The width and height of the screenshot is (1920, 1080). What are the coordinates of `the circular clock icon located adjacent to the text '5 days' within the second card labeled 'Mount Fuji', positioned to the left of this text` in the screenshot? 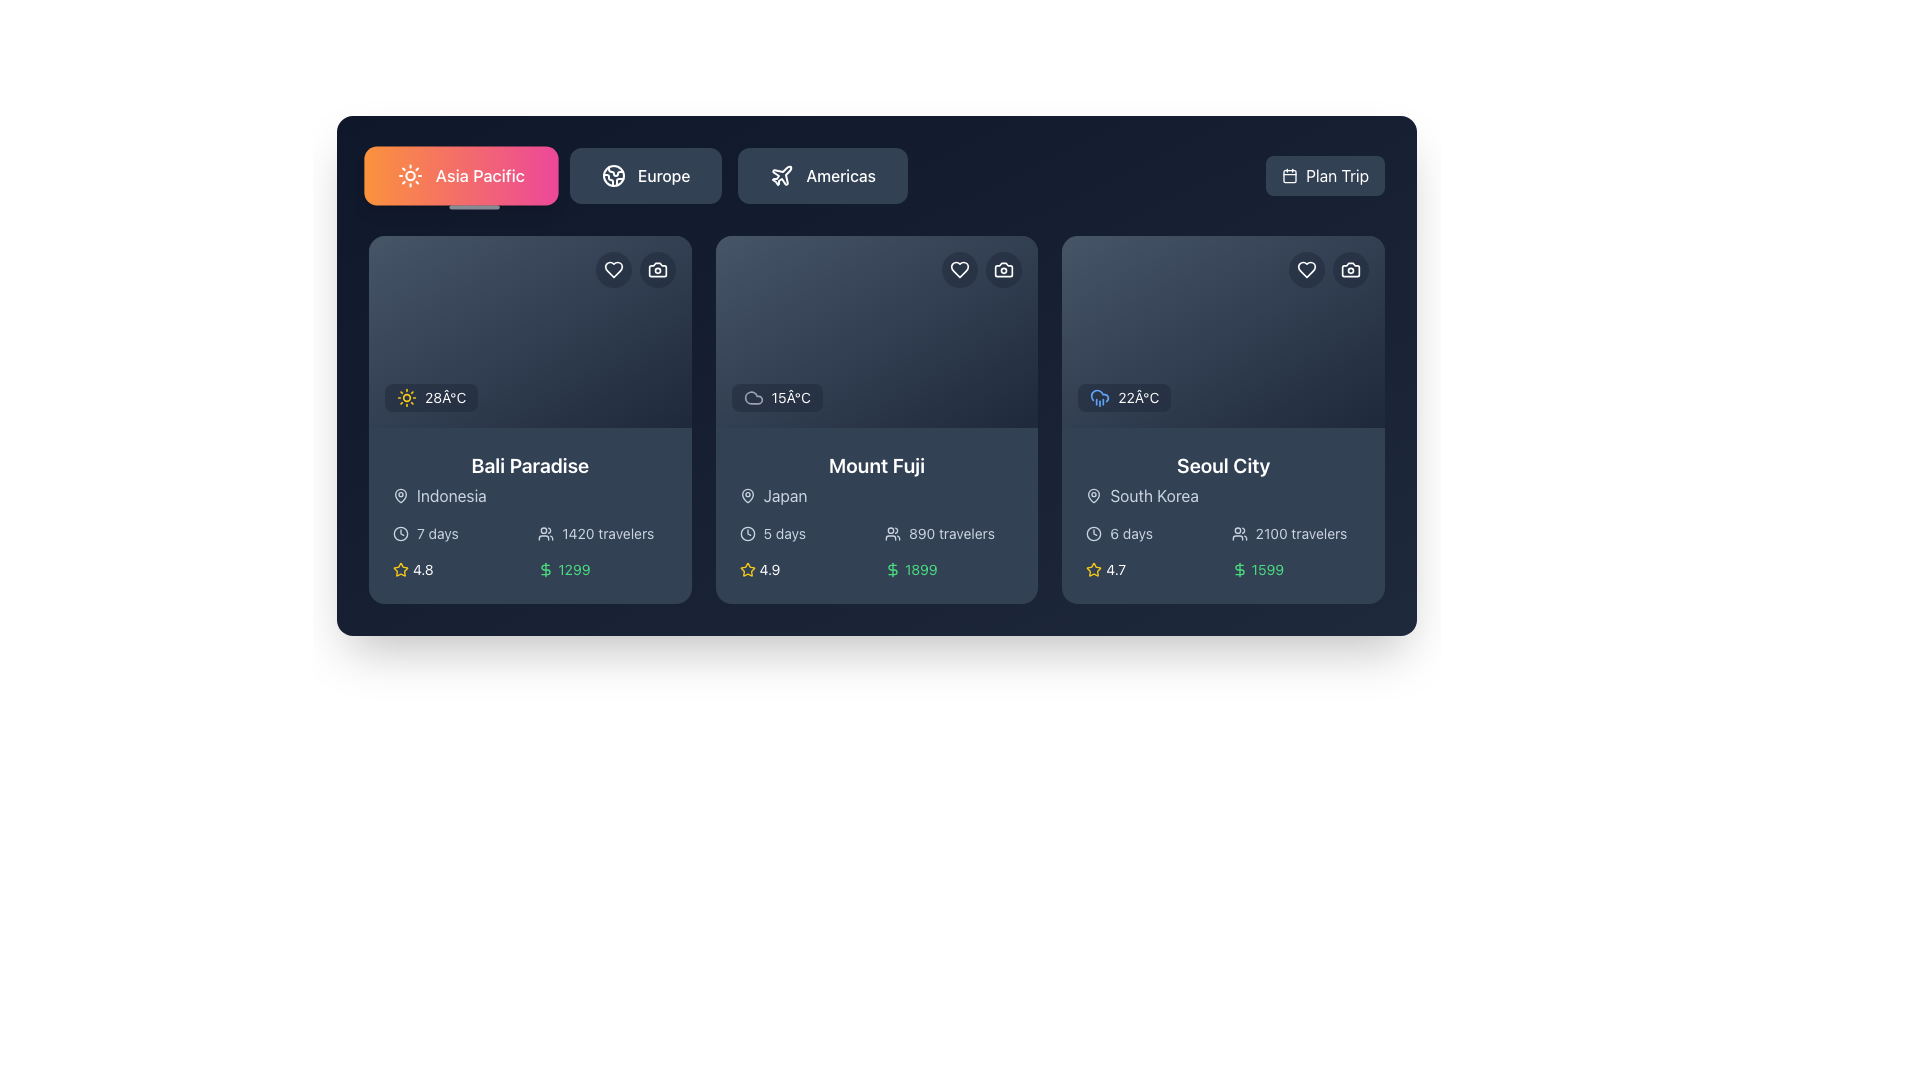 It's located at (746, 532).